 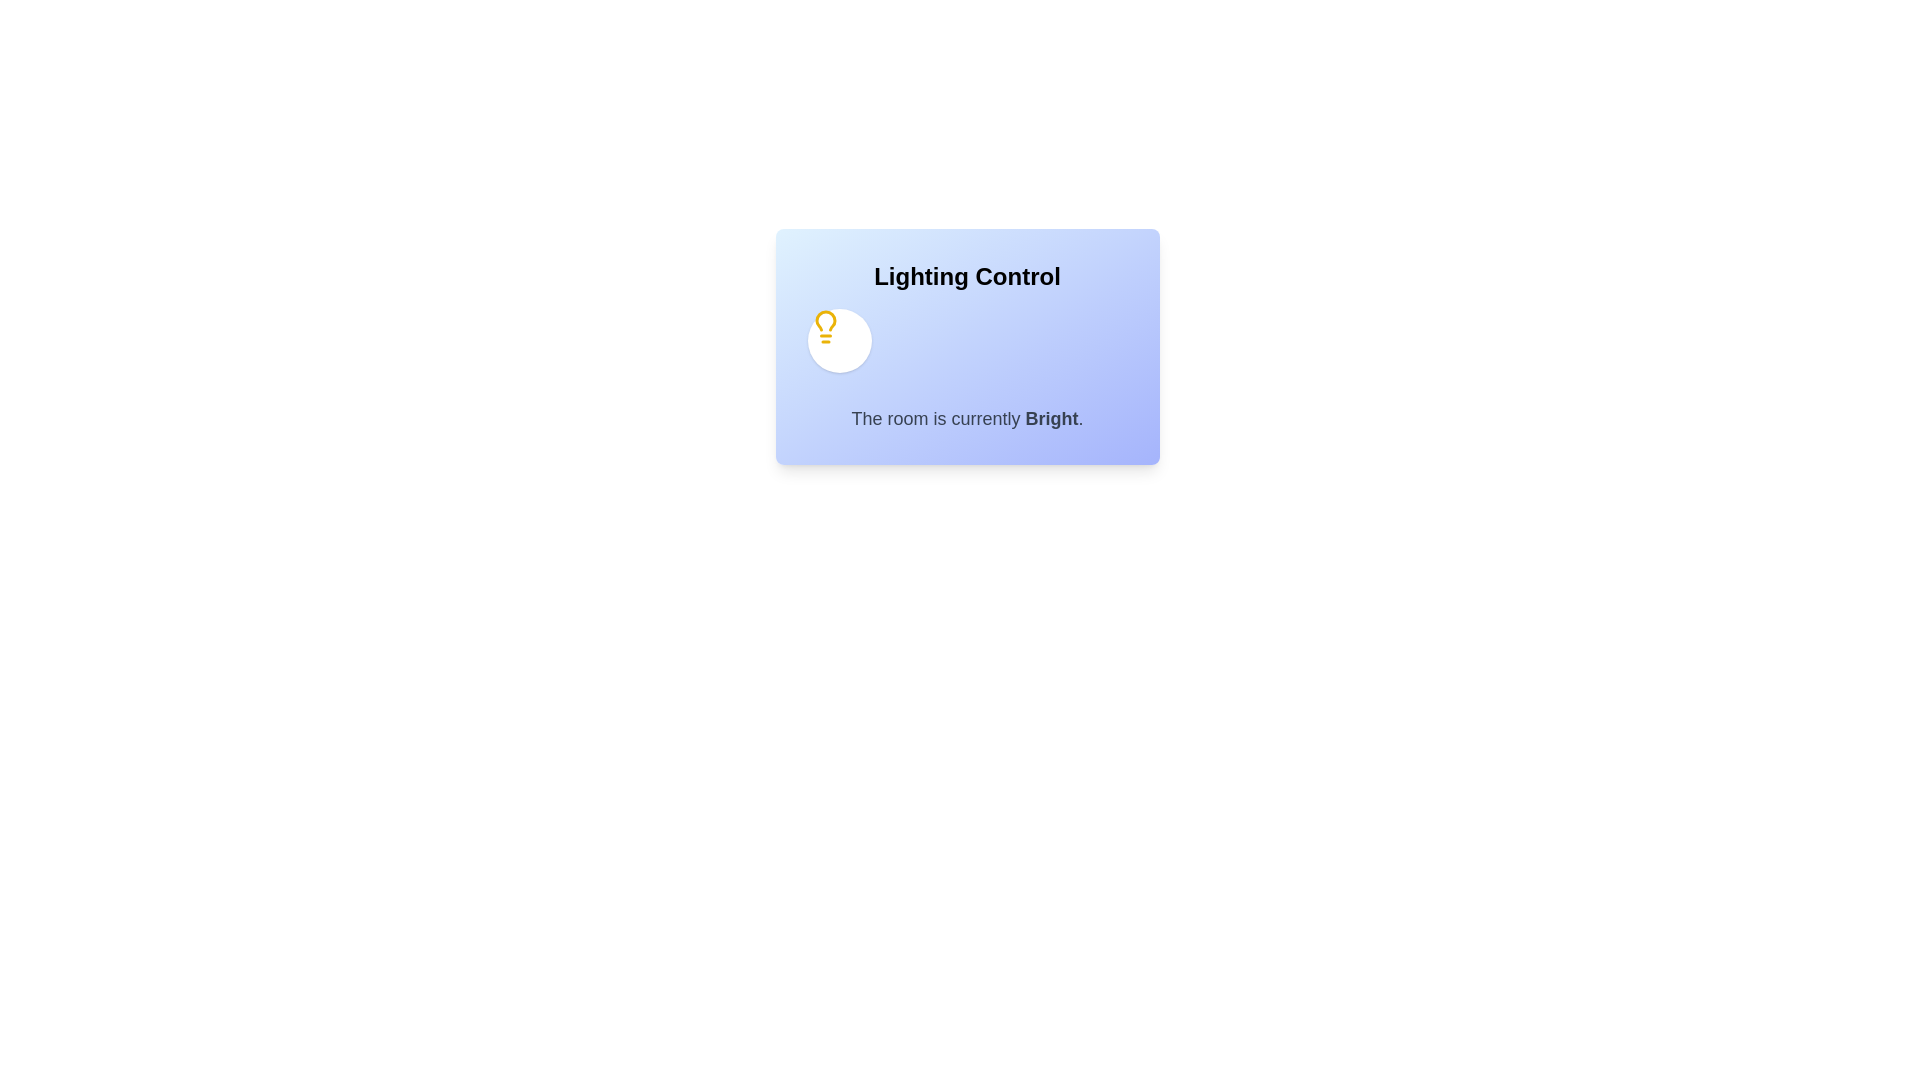 I want to click on the lightbulb icon to toggle the light, so click(x=839, y=339).